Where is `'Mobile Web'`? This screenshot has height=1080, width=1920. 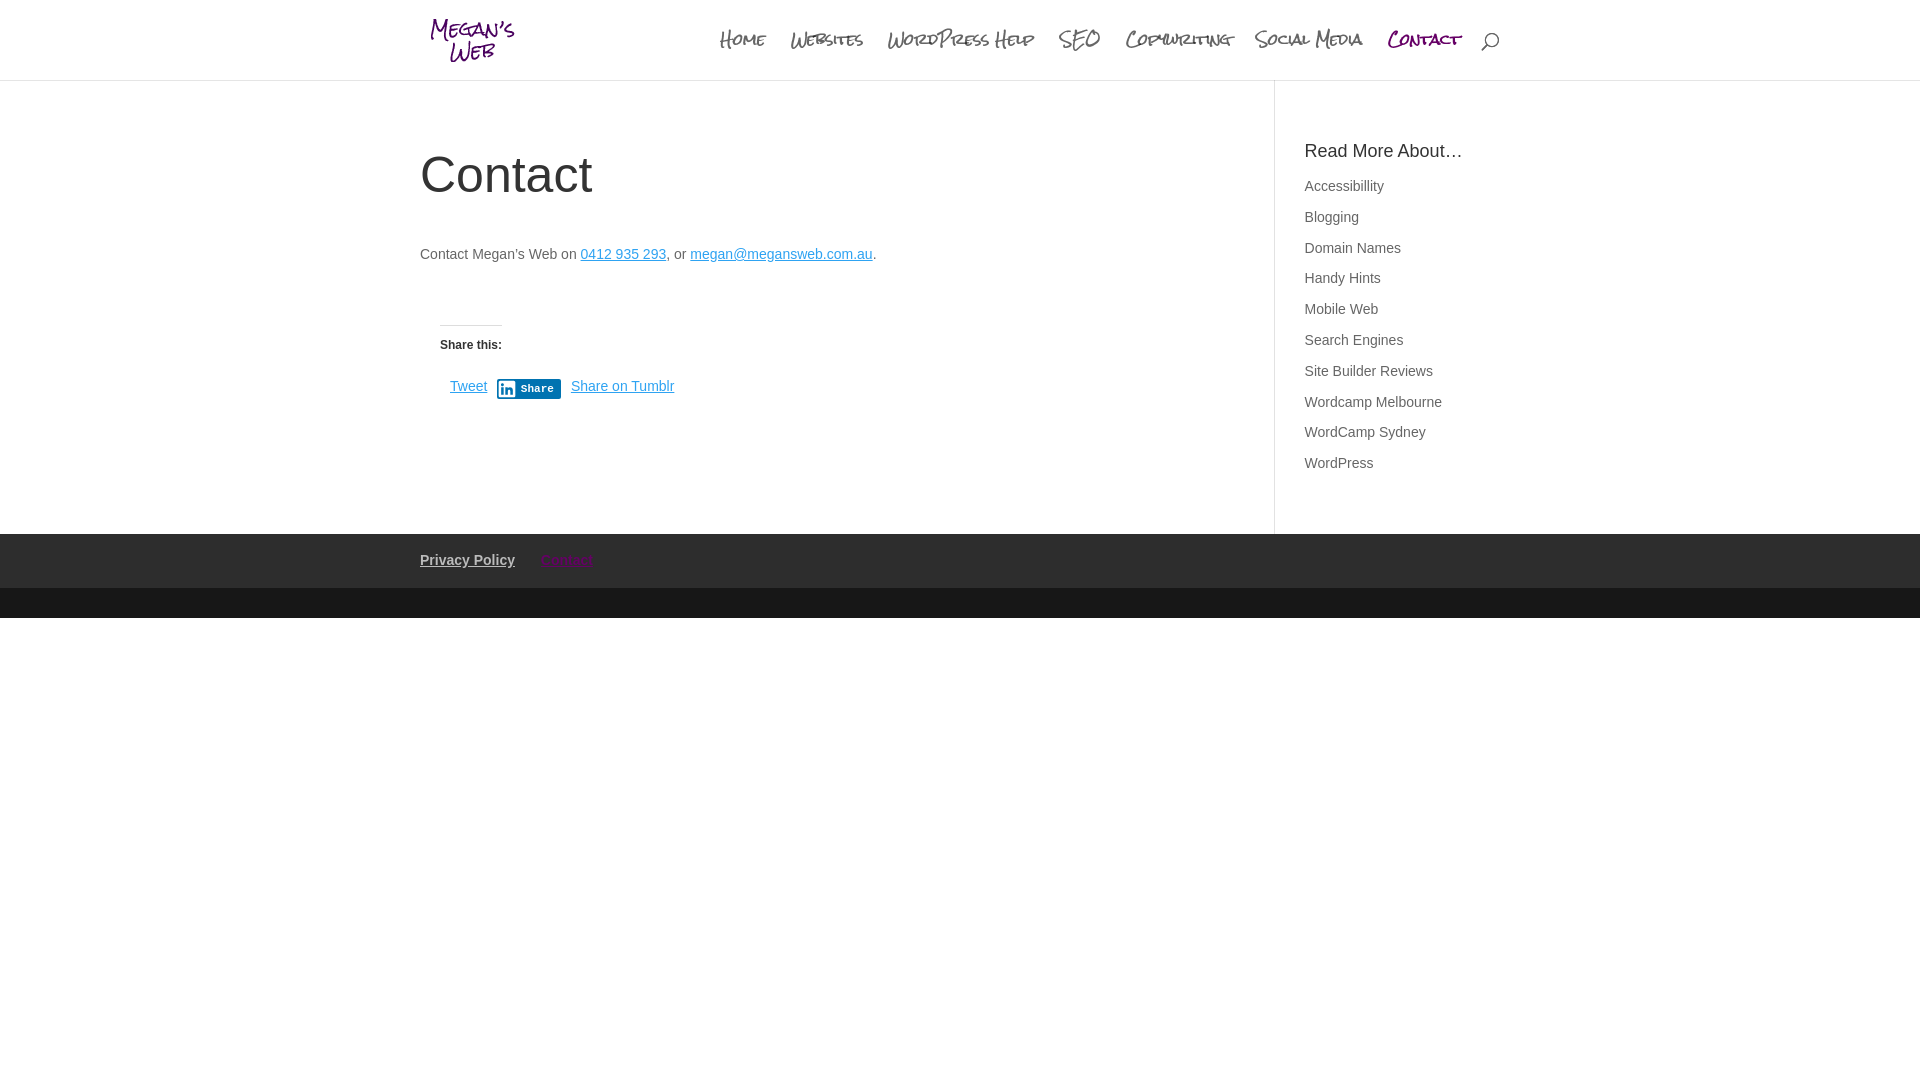
'Mobile Web' is located at coordinates (1342, 308).